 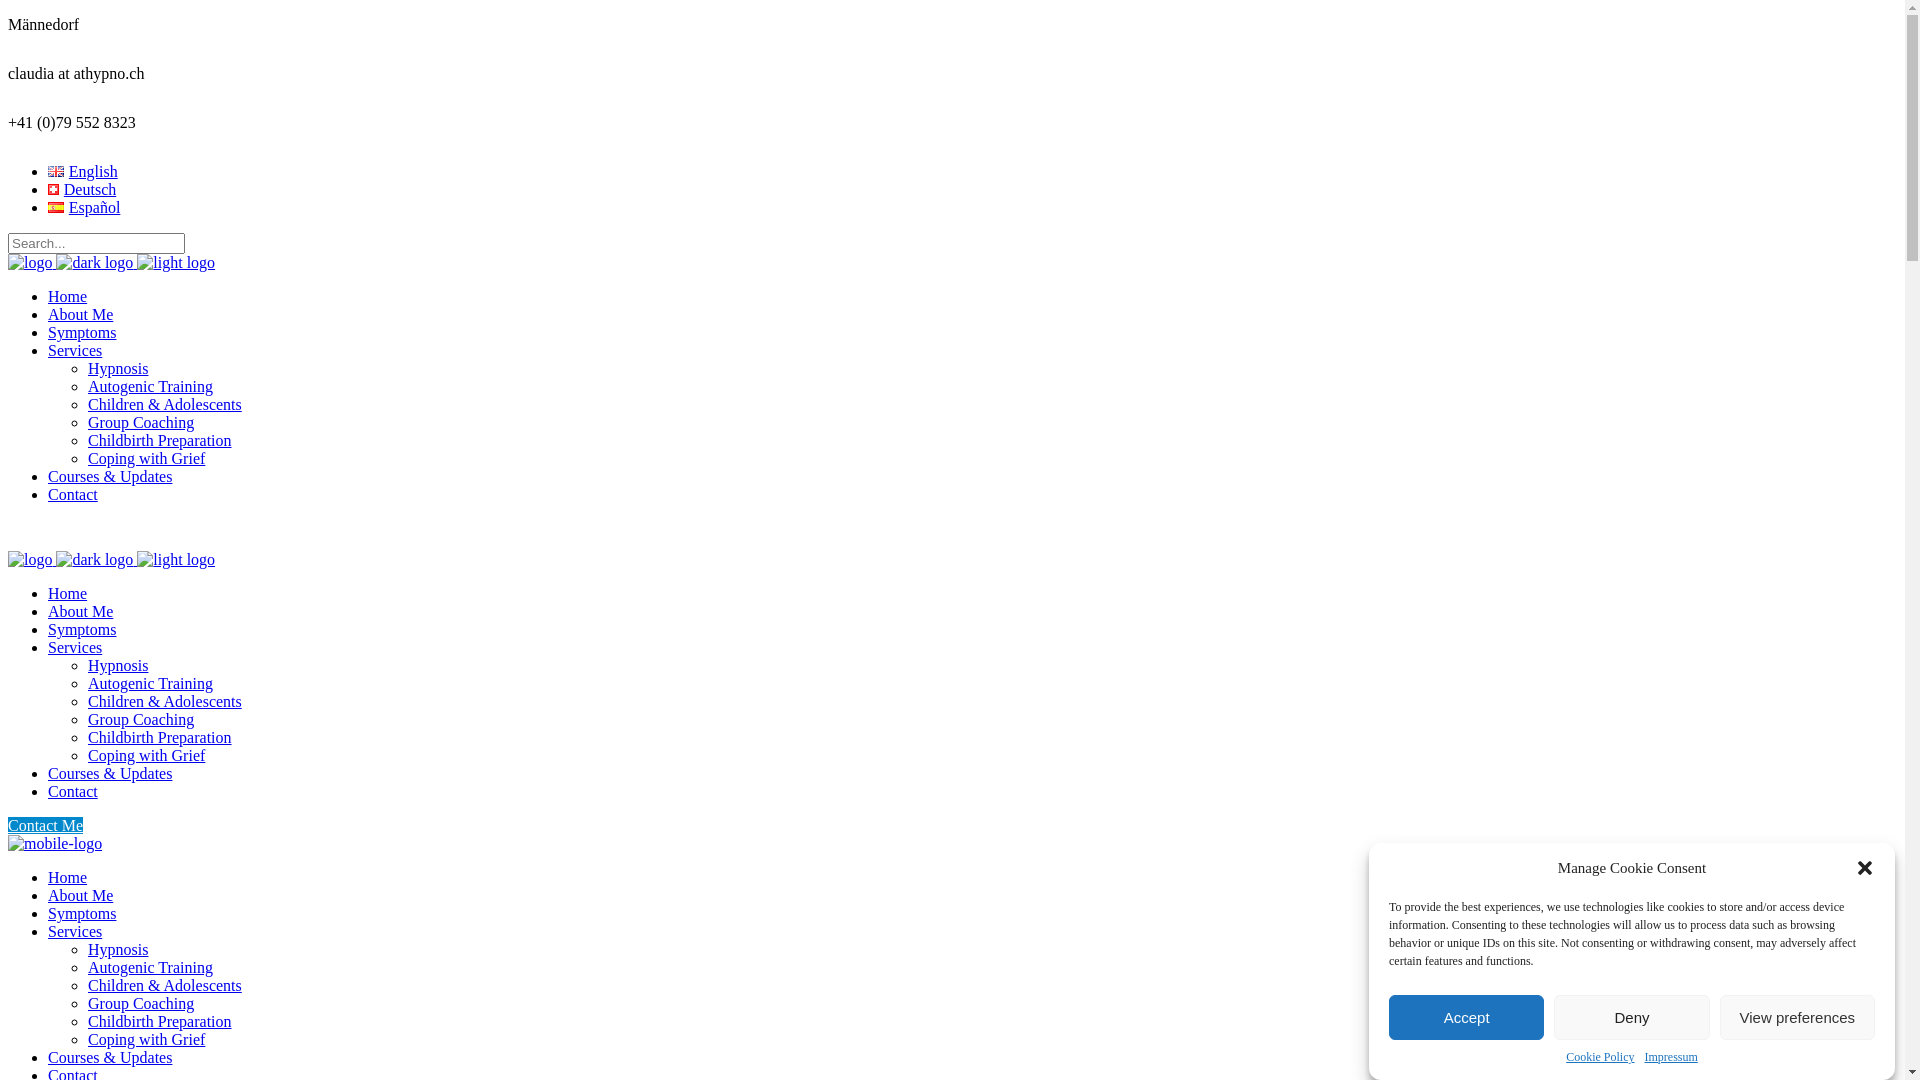 I want to click on 'Coping with Grief', so click(x=145, y=1038).